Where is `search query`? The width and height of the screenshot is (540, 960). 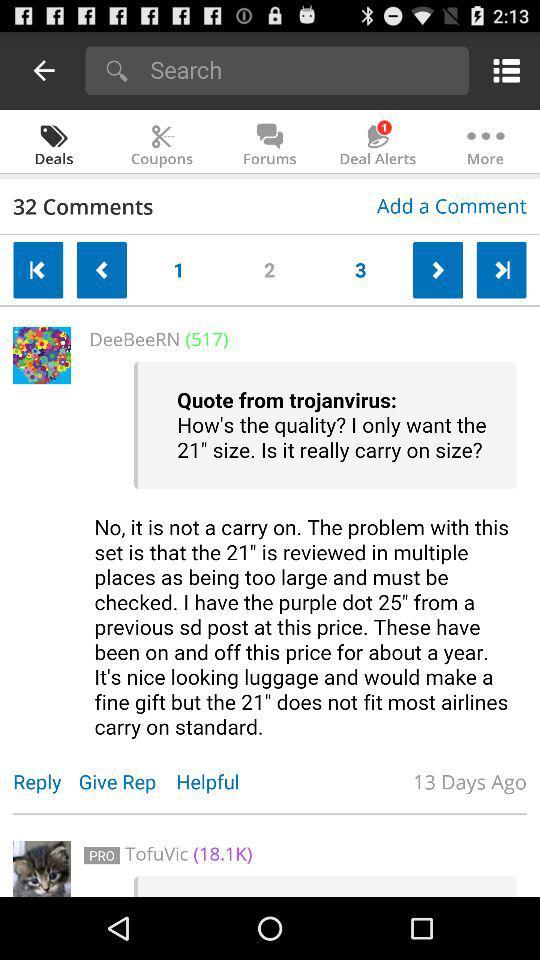
search query is located at coordinates (302, 69).